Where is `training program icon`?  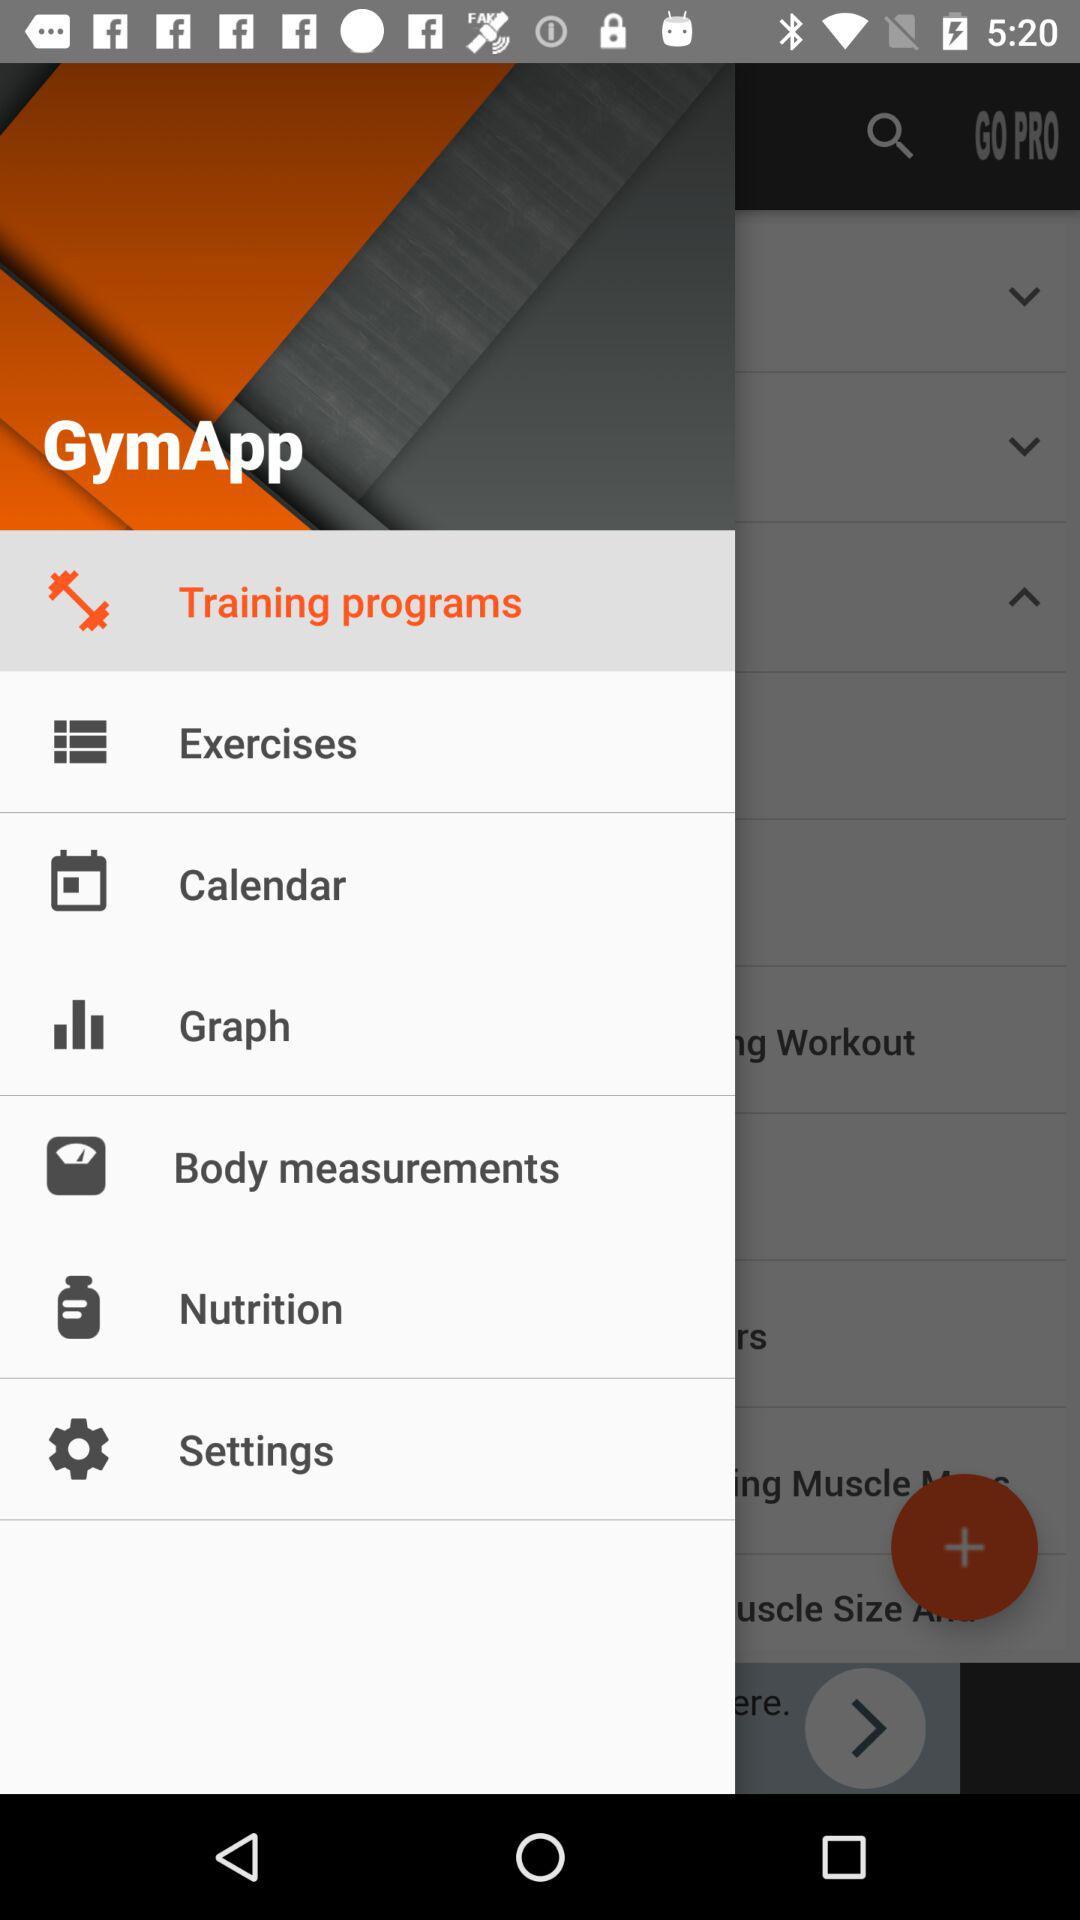 training program icon is located at coordinates (86, 596).